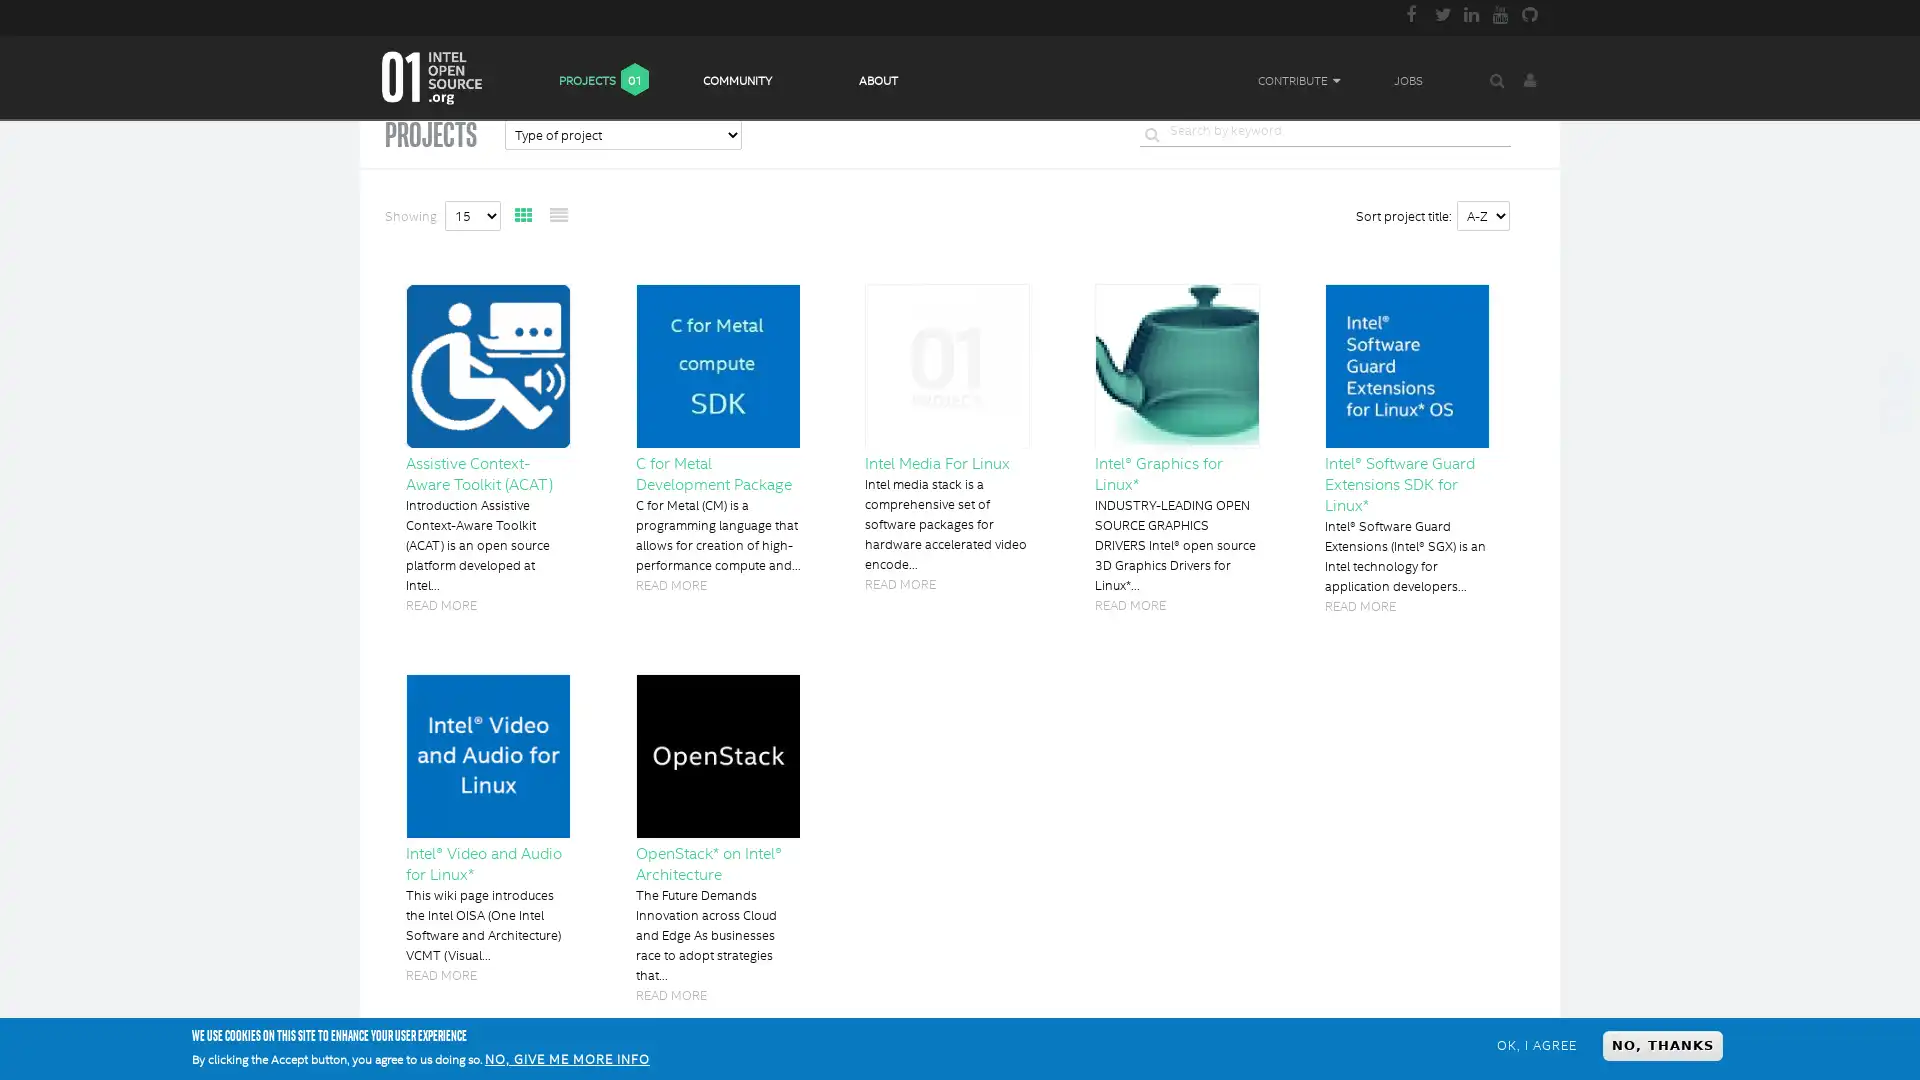 Image resolution: width=1920 pixels, height=1080 pixels. What do you see at coordinates (566, 1059) in the screenshot?
I see `NO, GIVE ME MORE INFO` at bounding box center [566, 1059].